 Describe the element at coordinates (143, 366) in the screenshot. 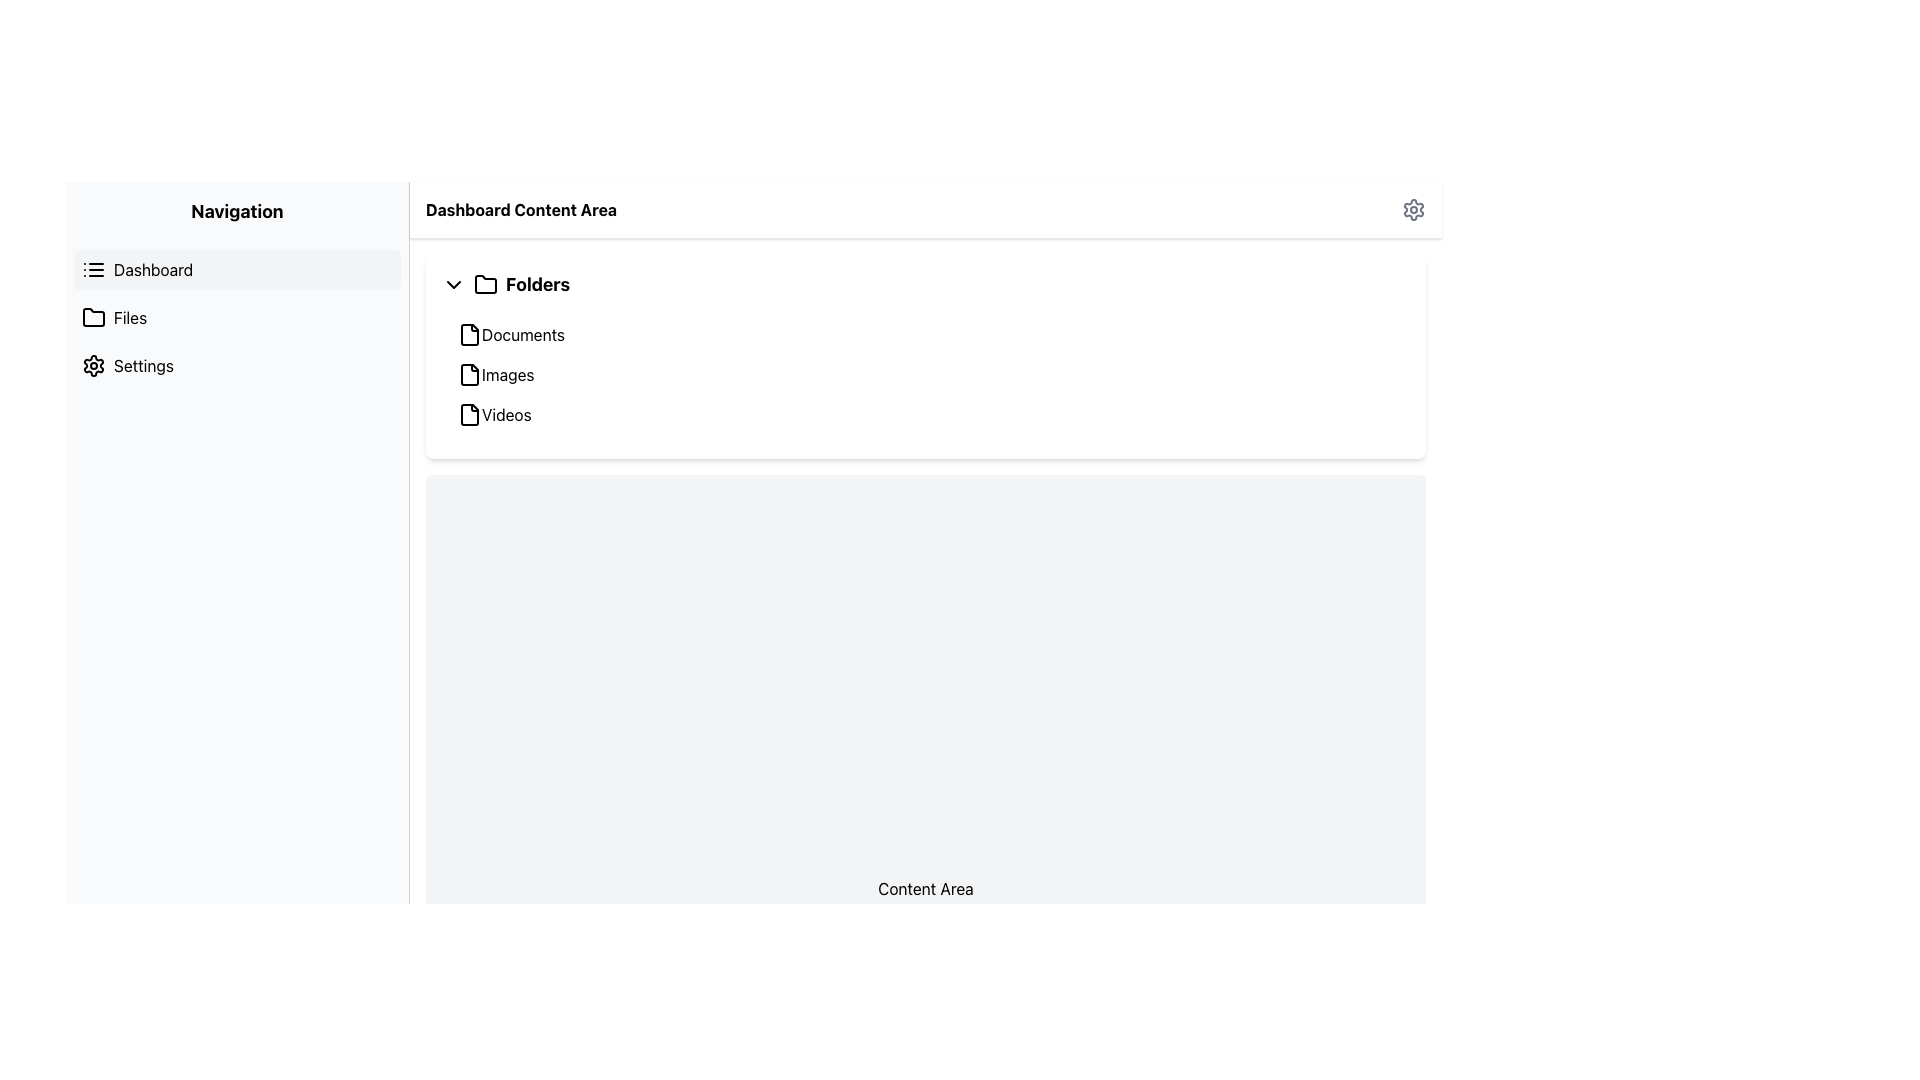

I see `the text label displaying 'Settings' located in the navigation sidebar` at that location.